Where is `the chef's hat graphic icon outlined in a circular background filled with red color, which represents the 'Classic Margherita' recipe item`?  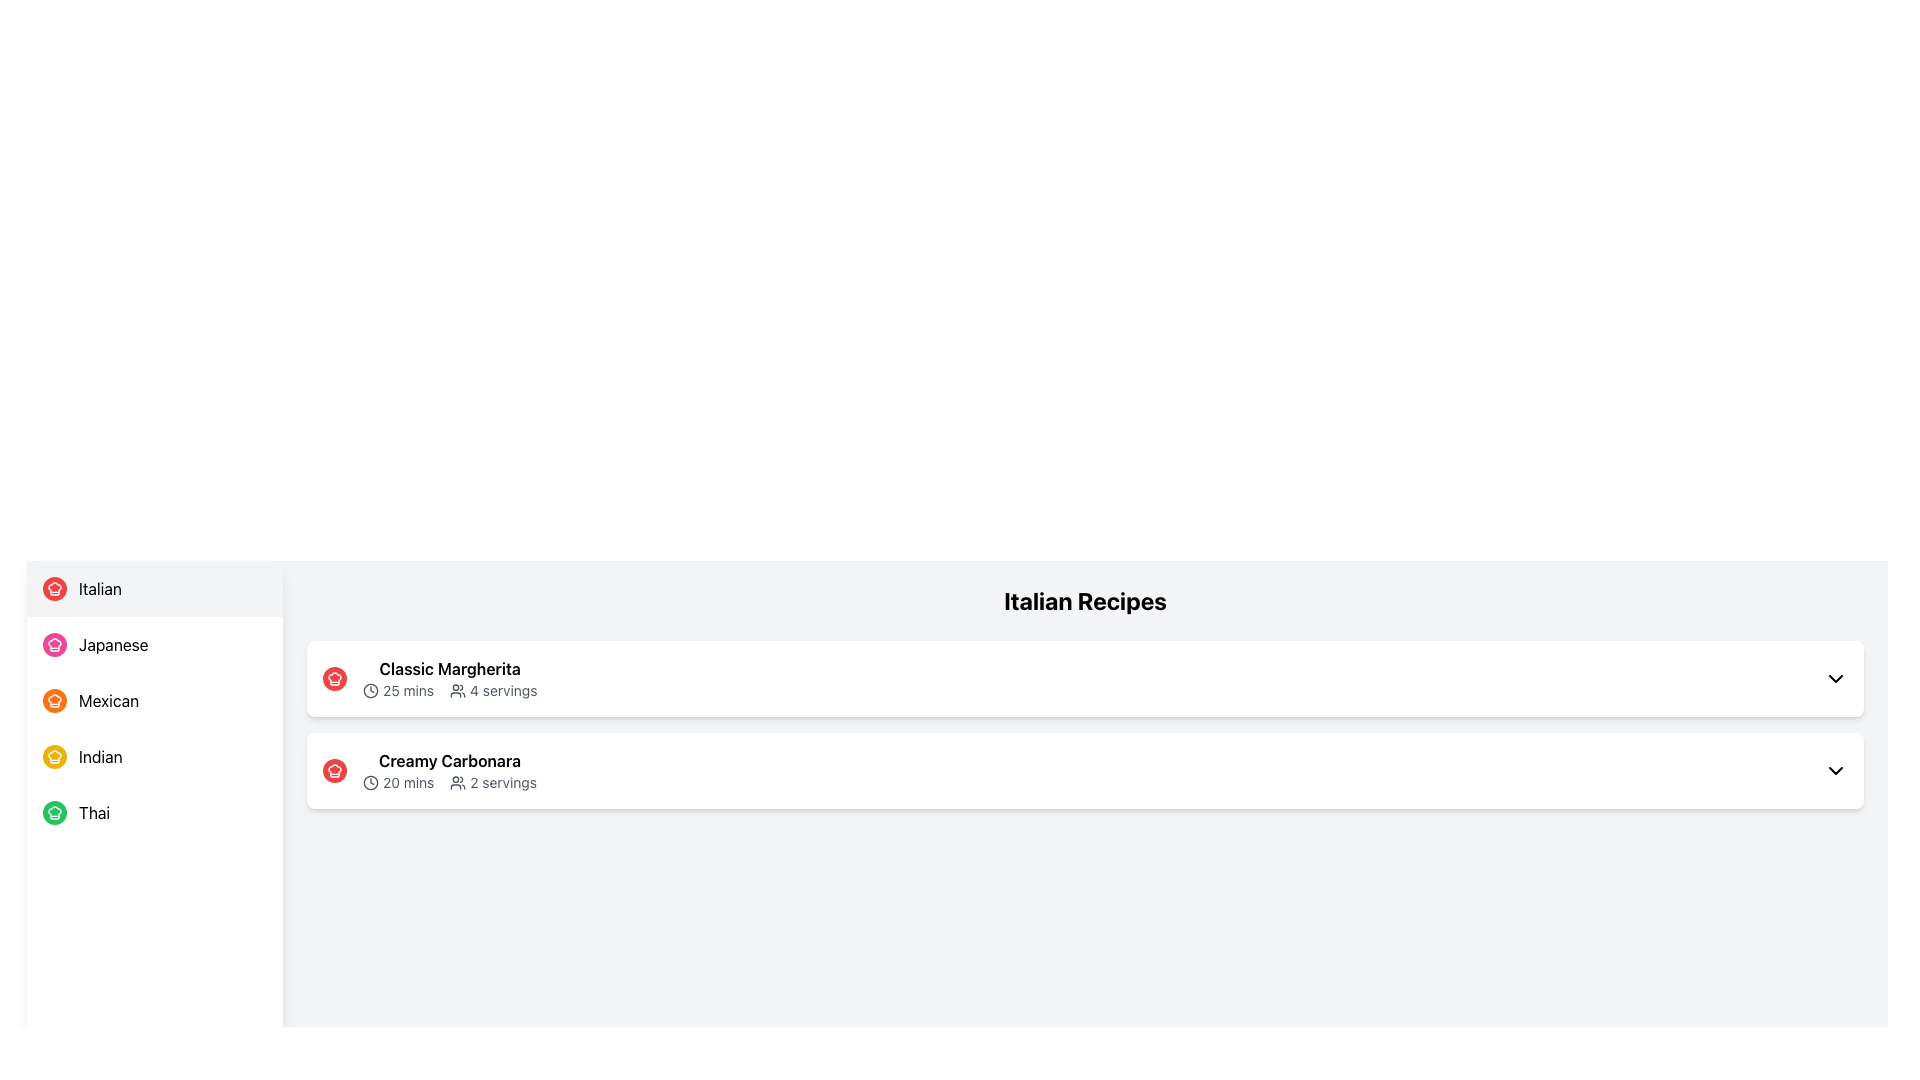 the chef's hat graphic icon outlined in a circular background filled with red color, which represents the 'Classic Margherita' recipe item is located at coordinates (335, 770).